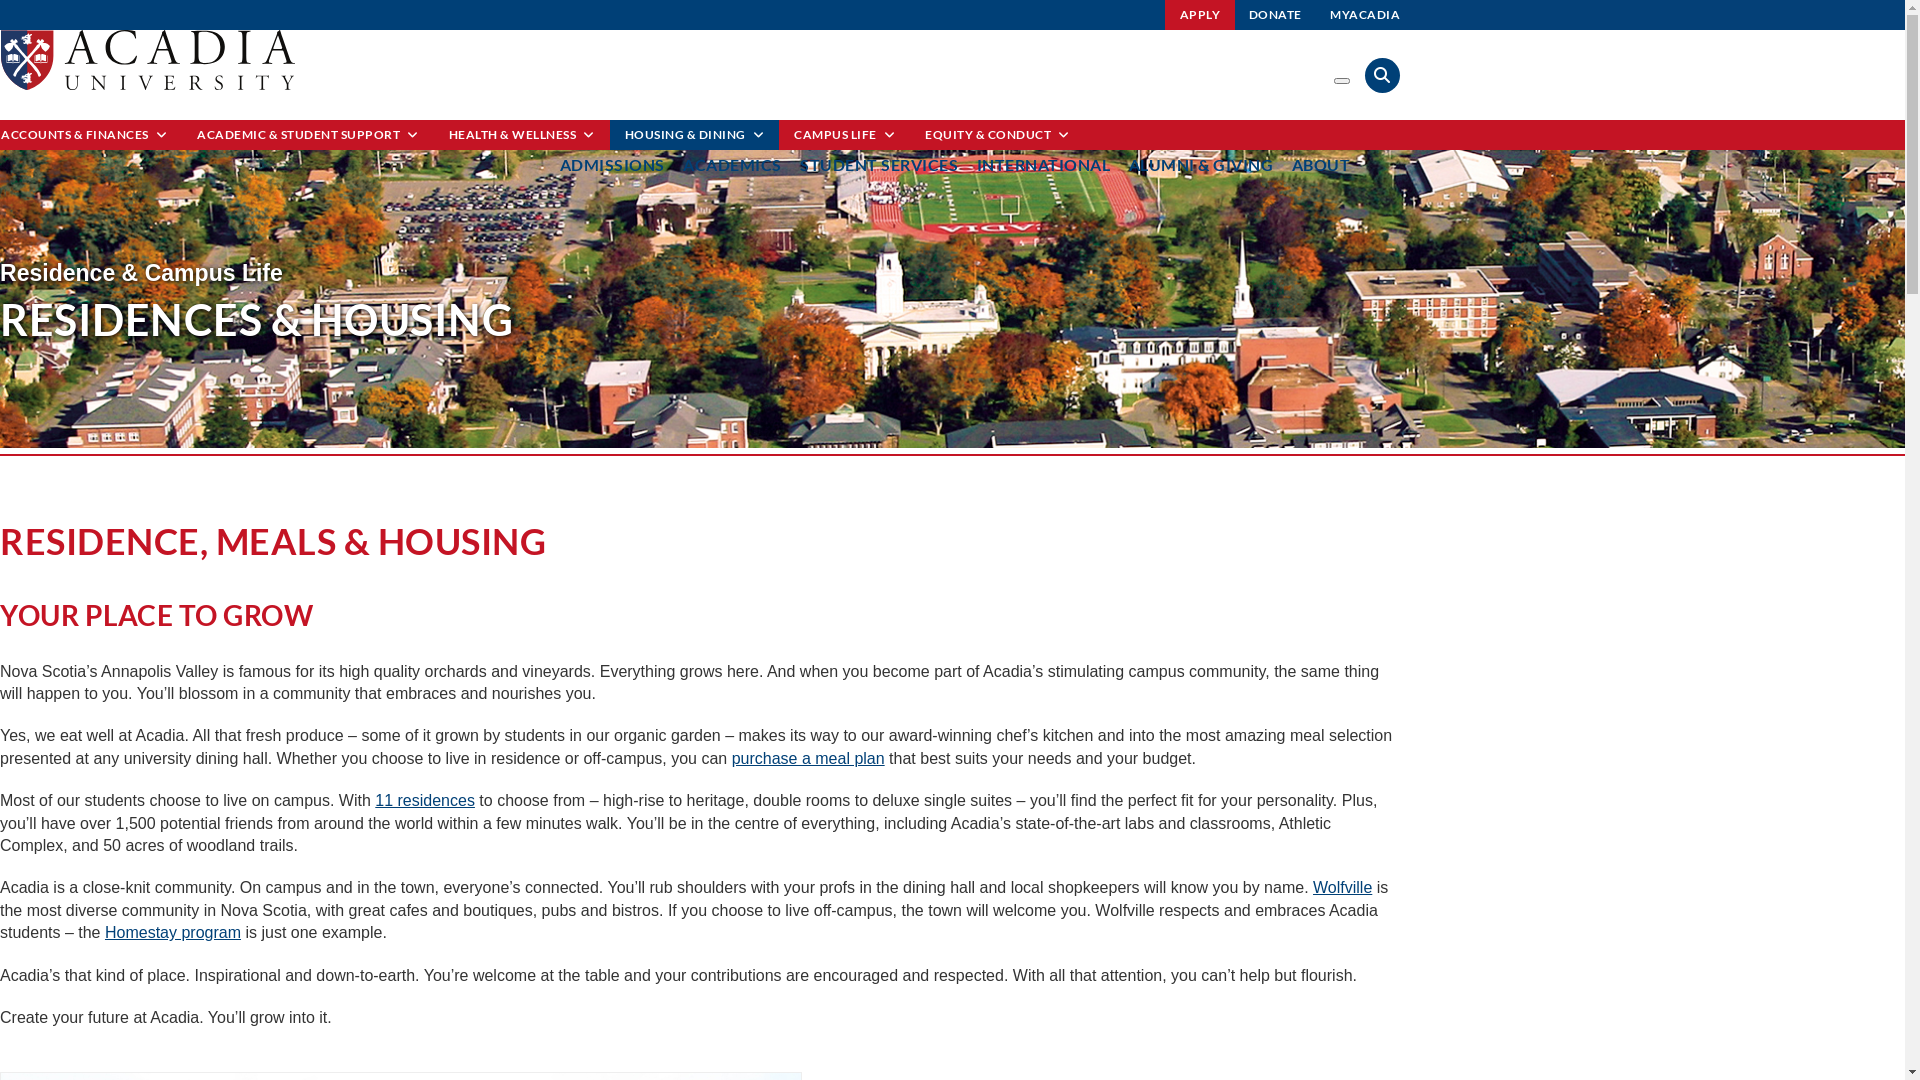 This screenshot has height=1080, width=1920. What do you see at coordinates (424, 799) in the screenshot?
I see `'11 residences'` at bounding box center [424, 799].